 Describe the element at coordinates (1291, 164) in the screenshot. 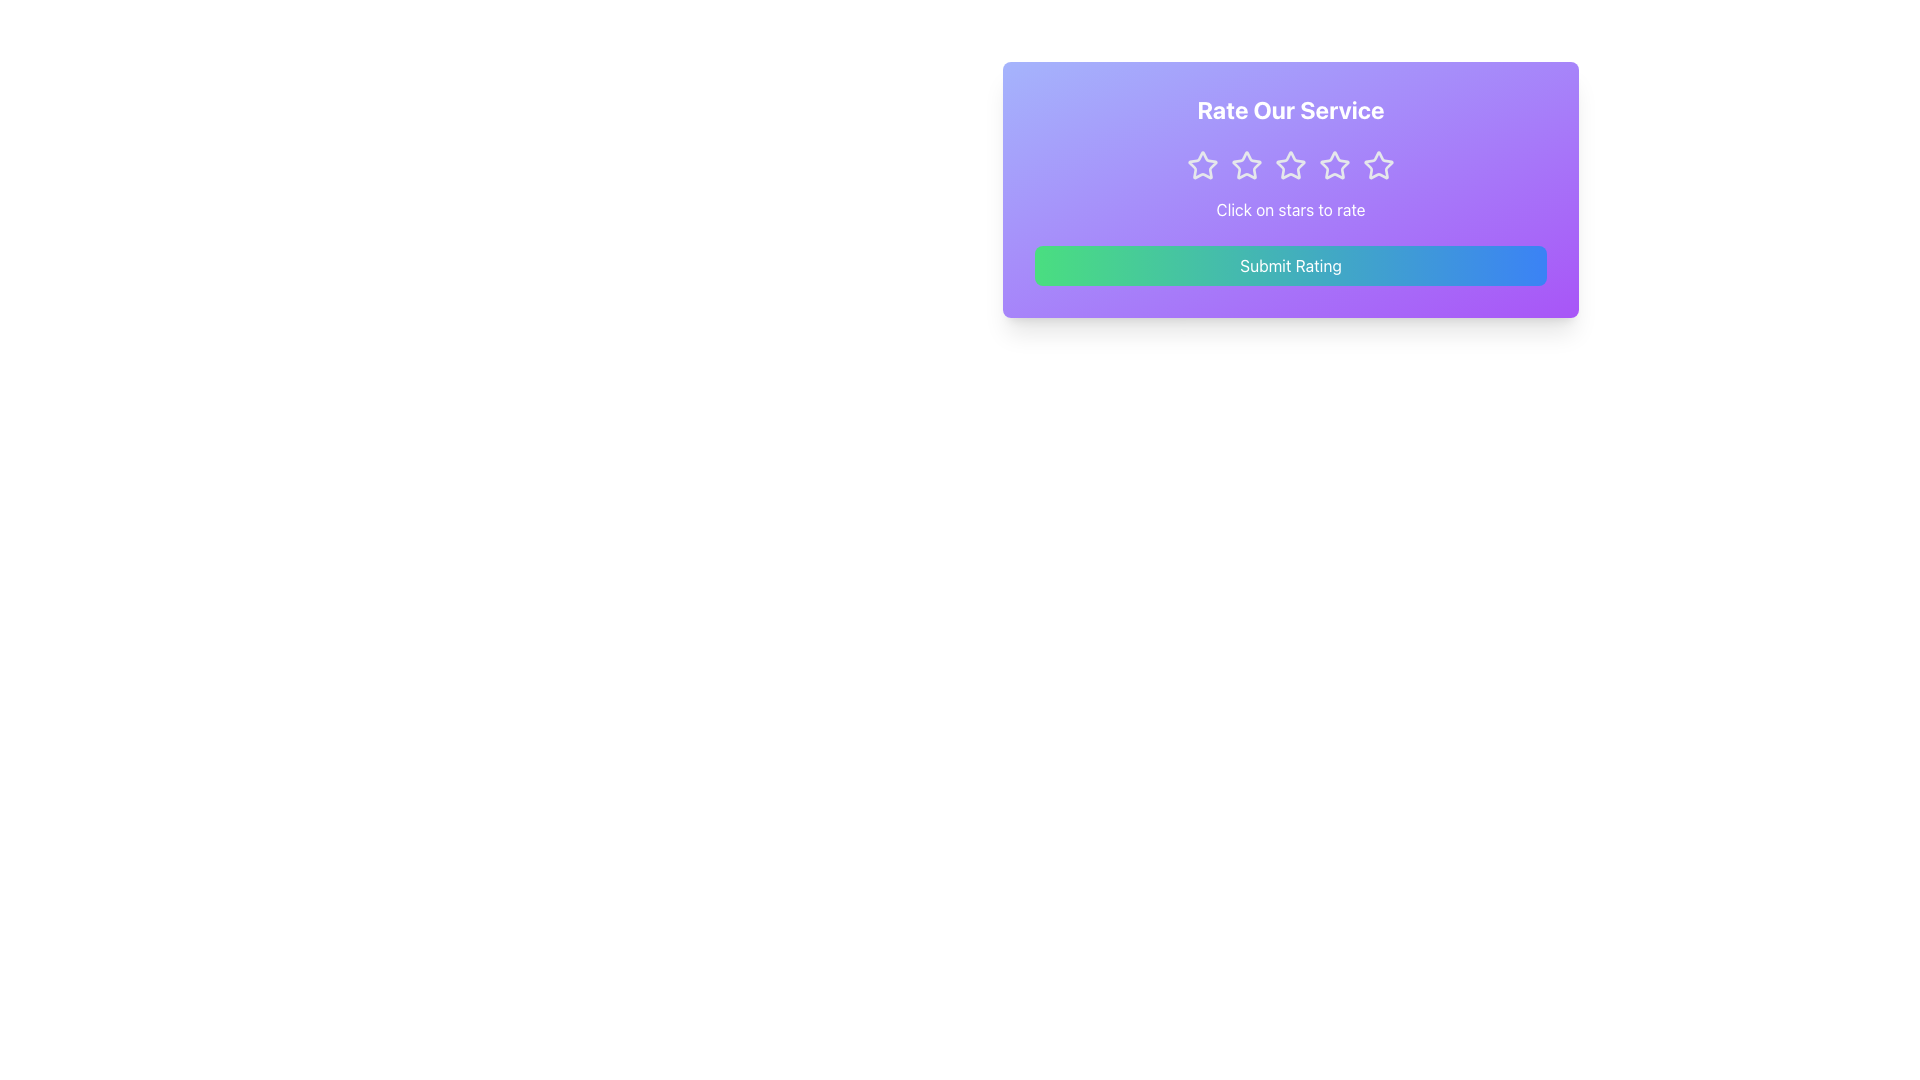

I see `the second star-shaped interactive icon in the rating system` at that location.